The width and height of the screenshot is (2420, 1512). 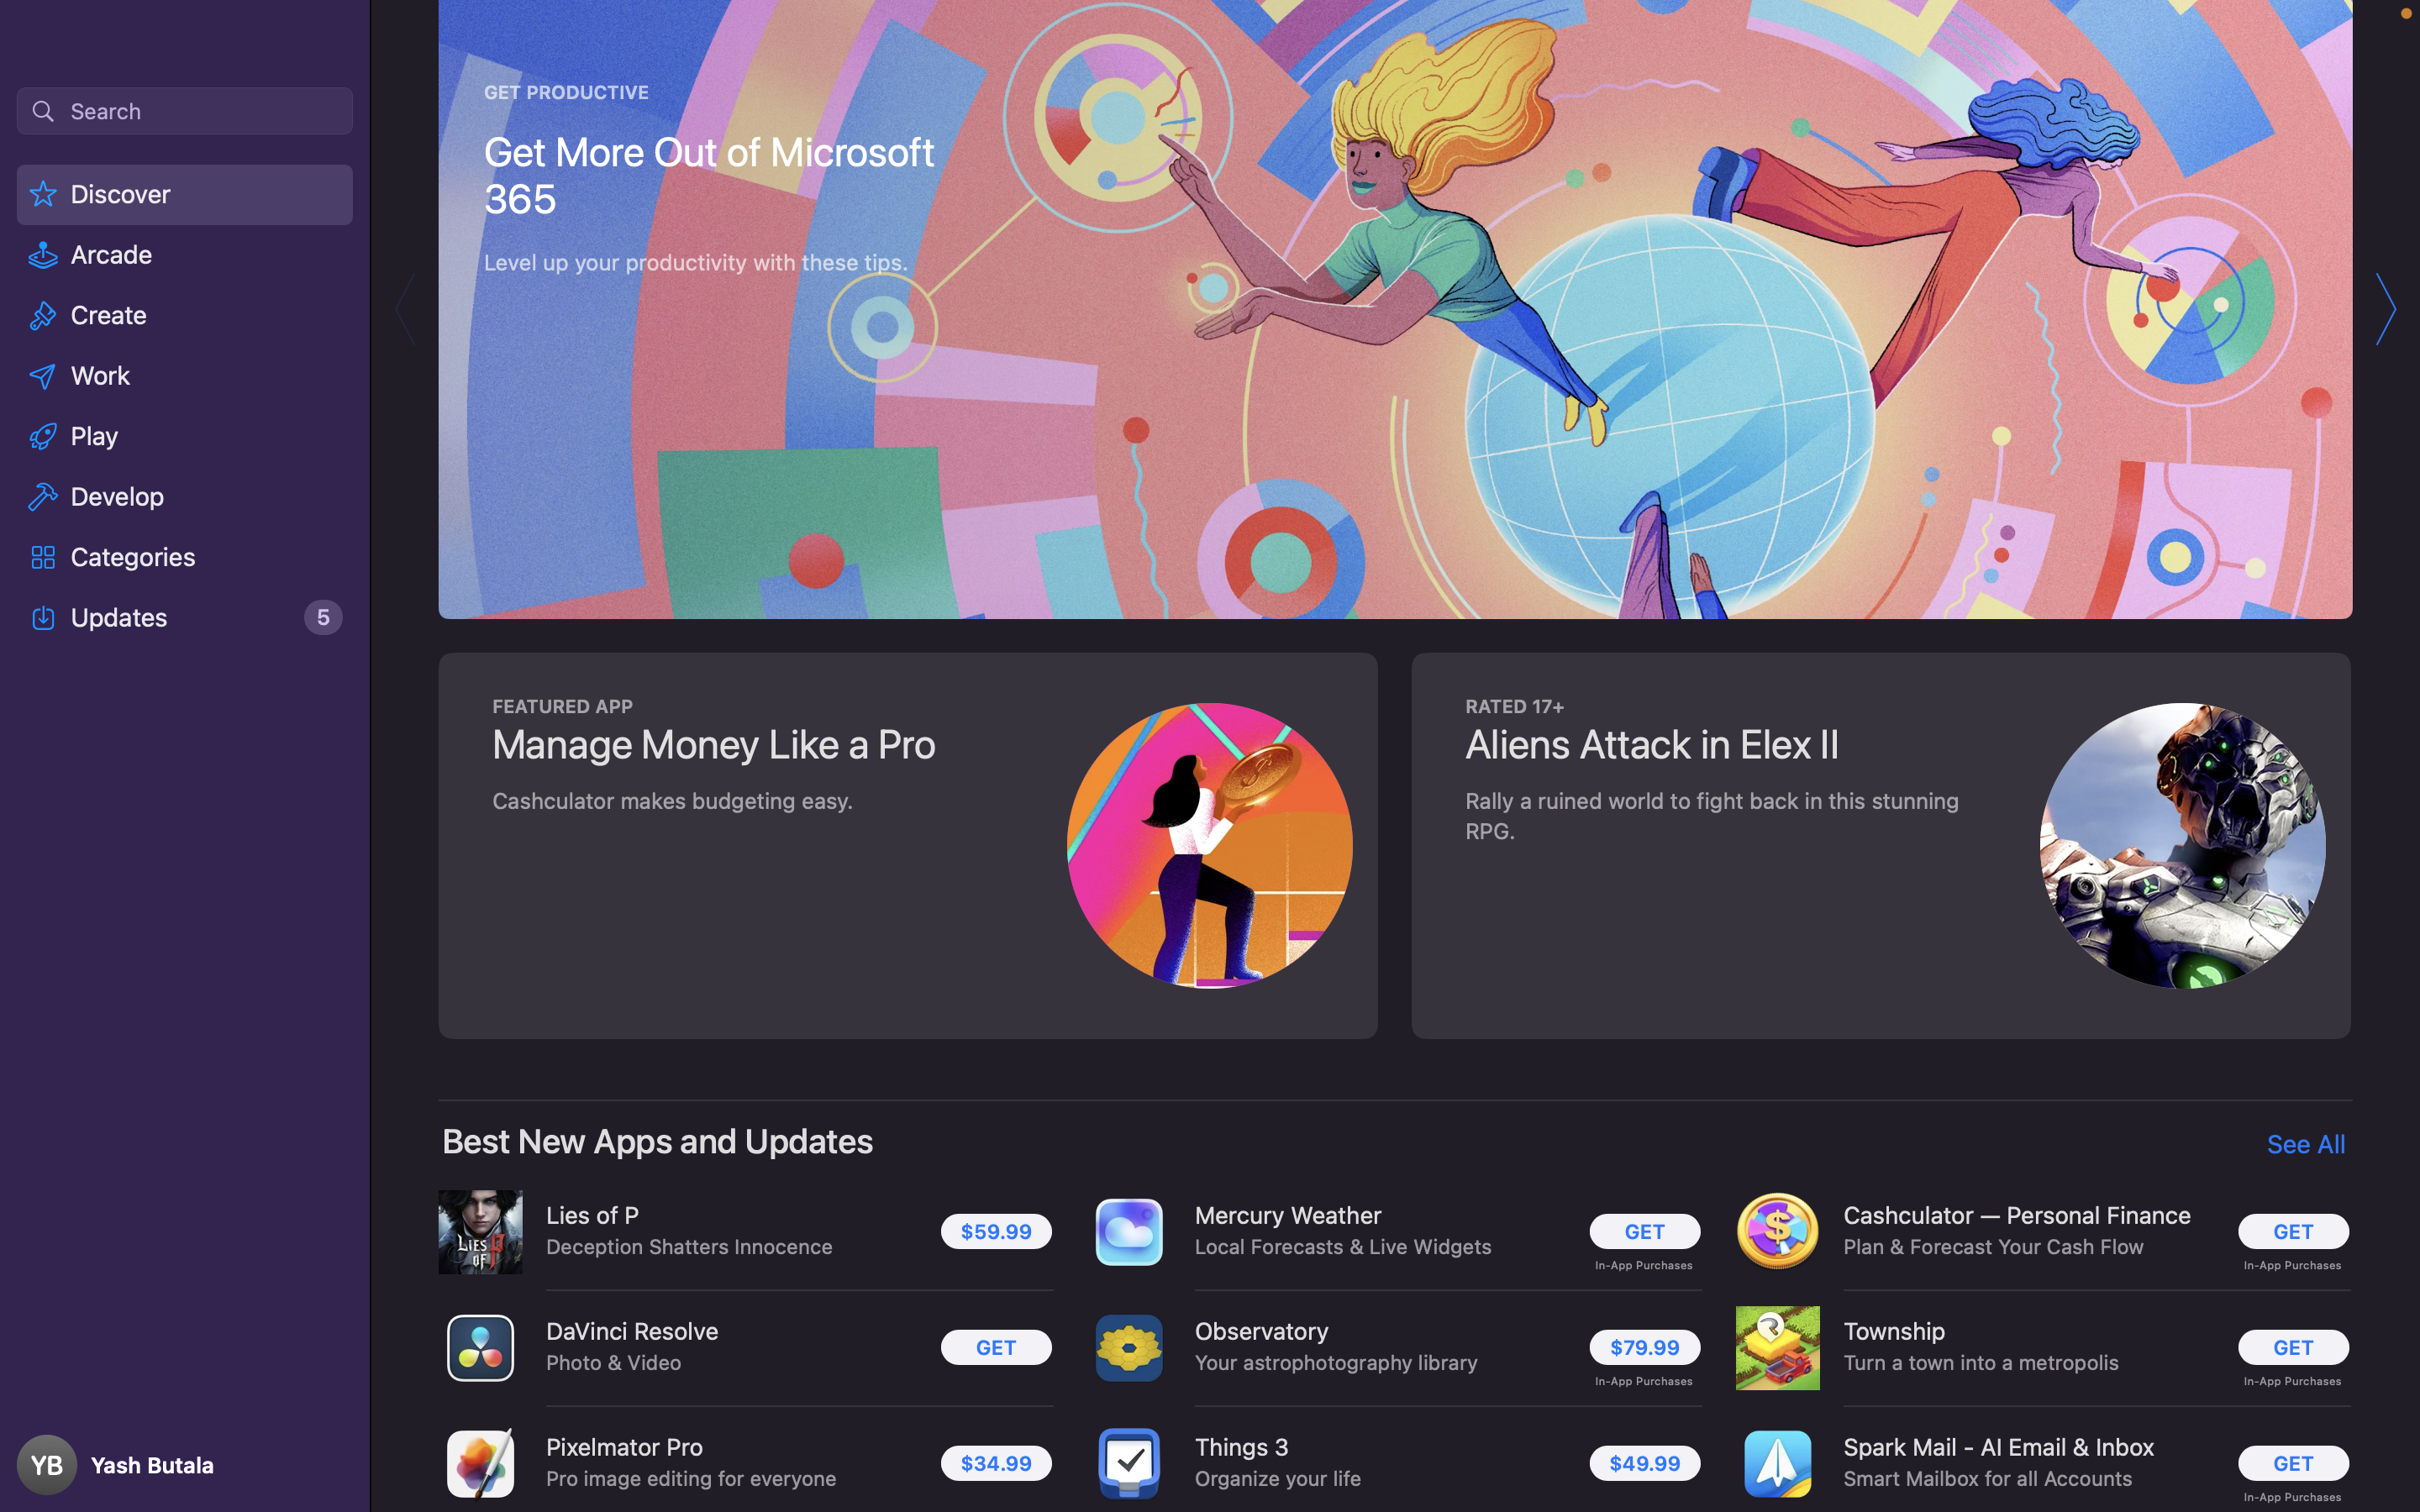 What do you see at coordinates (1644, 1233) in the screenshot?
I see `Download the Mercury Weather app` at bounding box center [1644, 1233].